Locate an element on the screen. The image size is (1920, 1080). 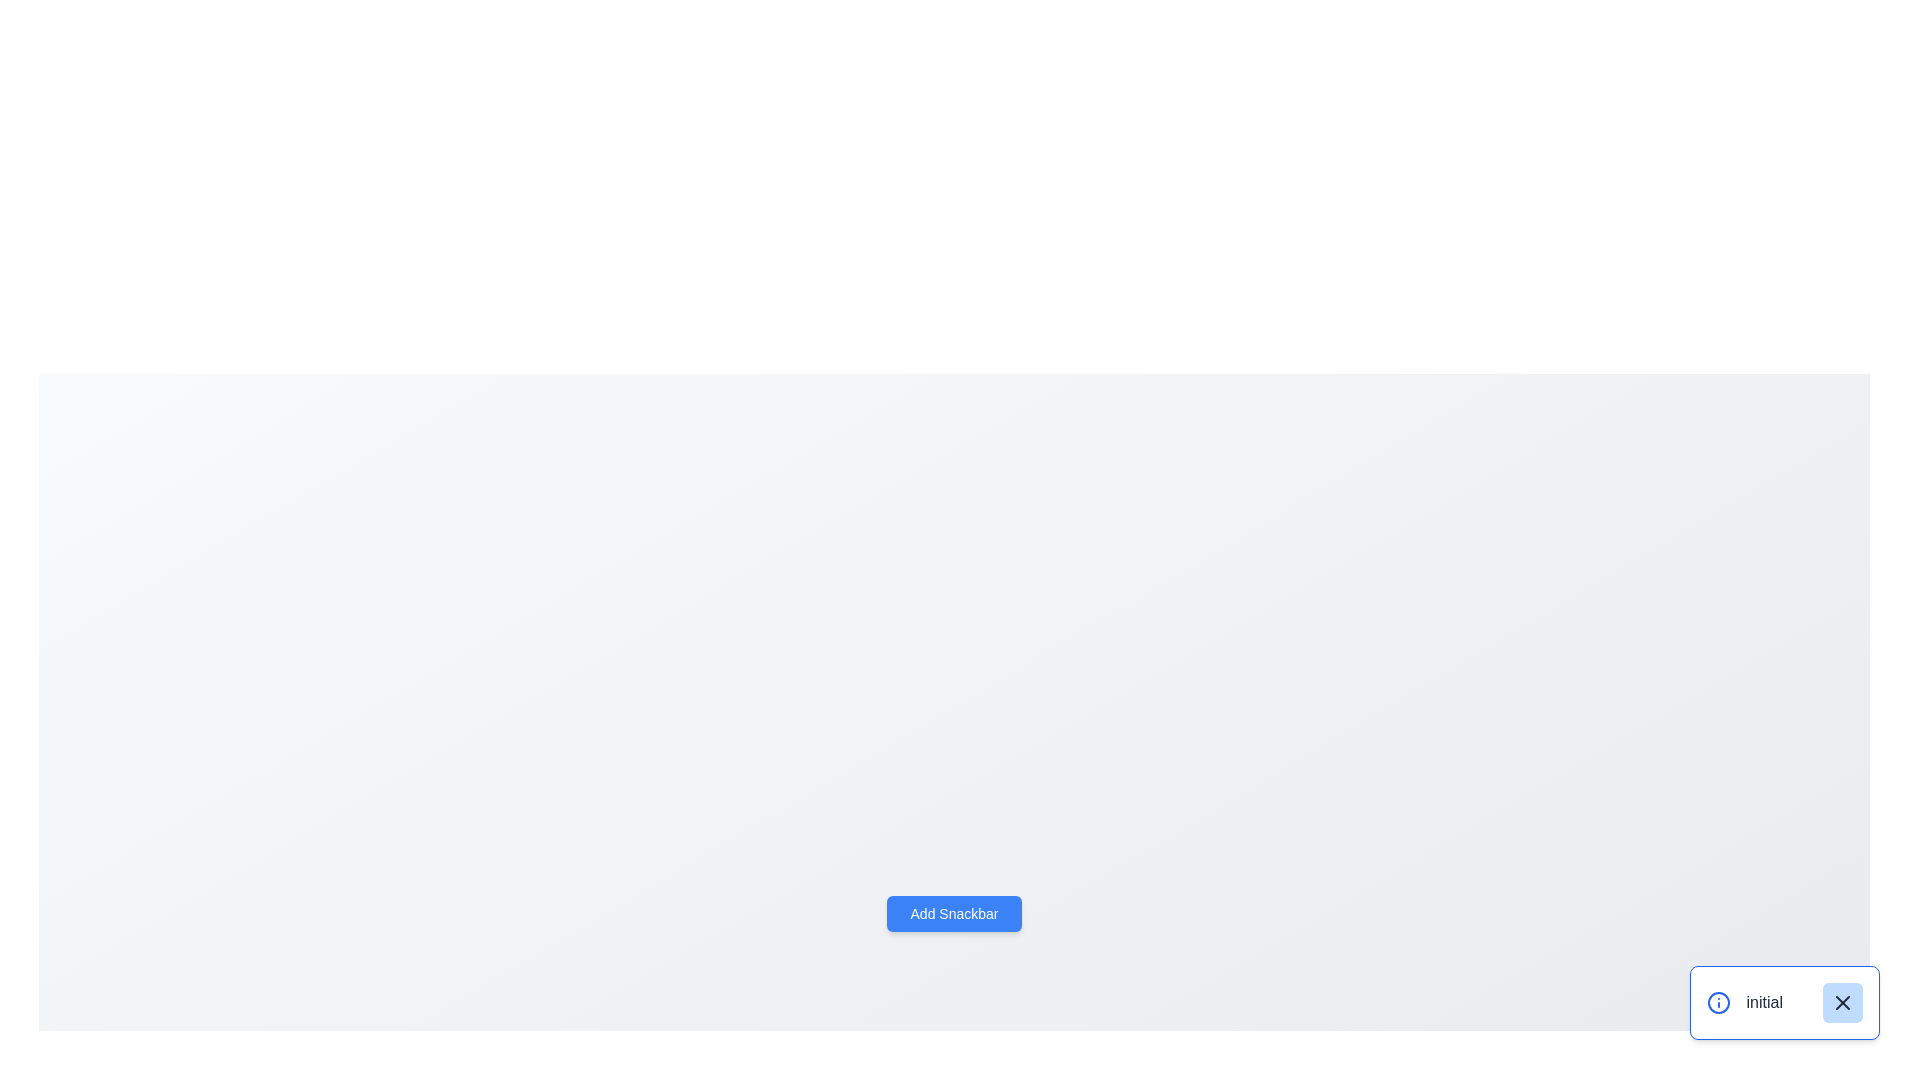
the innermost circular part of the information icon in the bottom-right corner of the interface is located at coordinates (1717, 1002).